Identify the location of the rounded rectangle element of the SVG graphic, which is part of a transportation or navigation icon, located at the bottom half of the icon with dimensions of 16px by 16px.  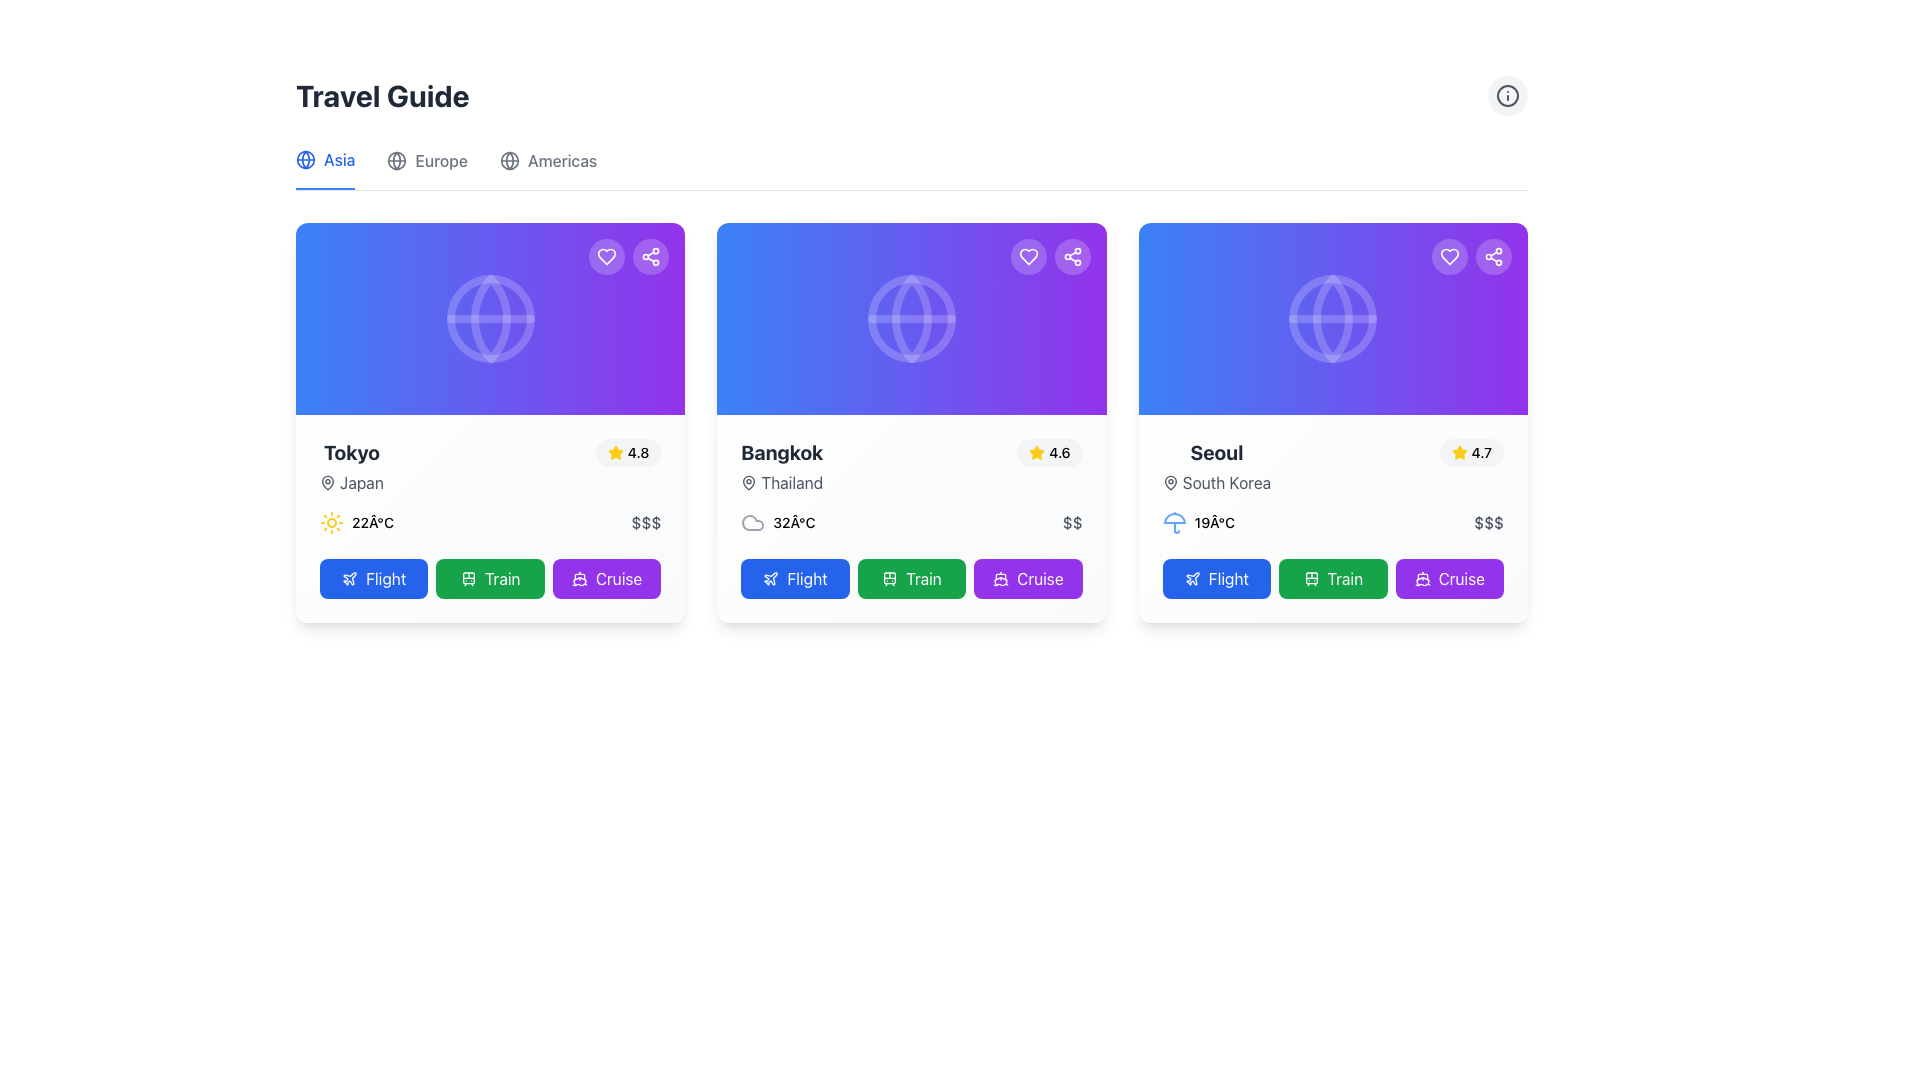
(1311, 578).